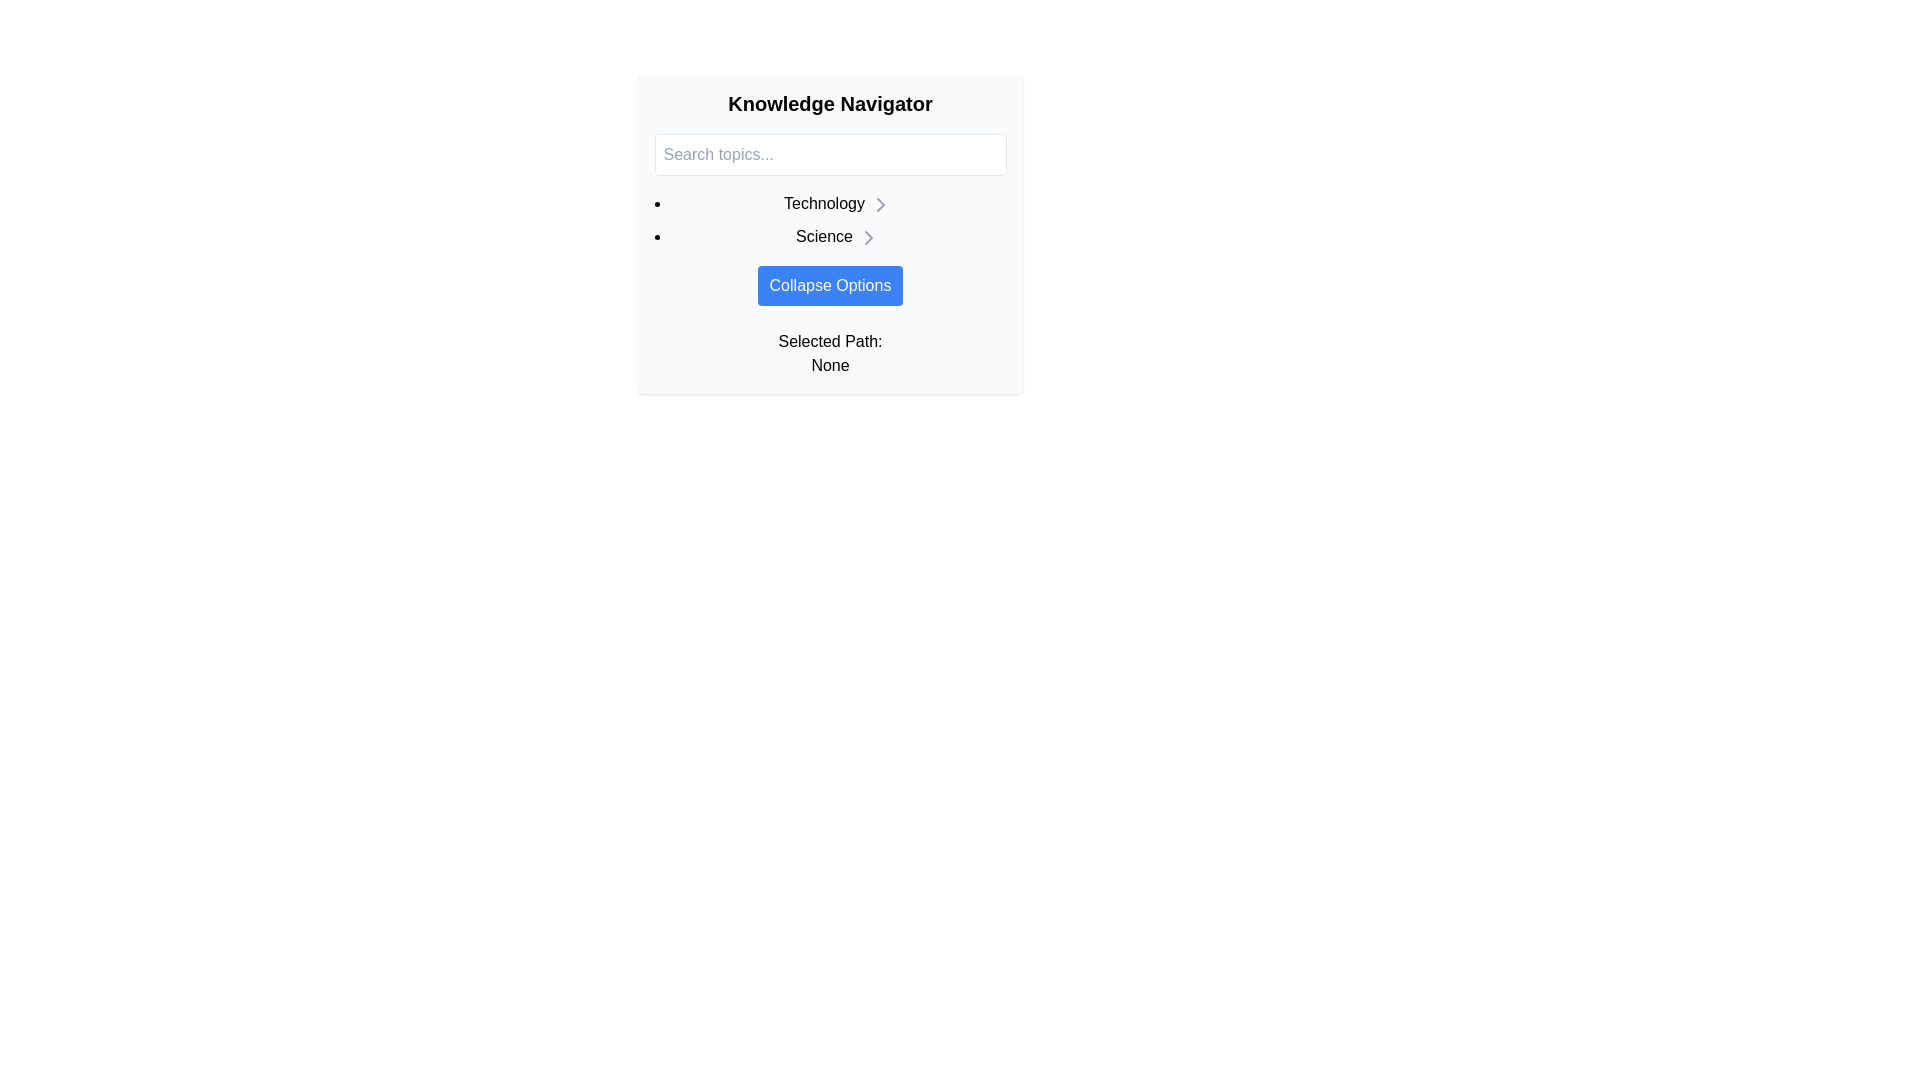 The image size is (1920, 1080). What do you see at coordinates (830, 232) in the screenshot?
I see `the text link displaying 'Science', which is the second clickable term in the 'Knowledge Navigator' section under the search bar` at bounding box center [830, 232].